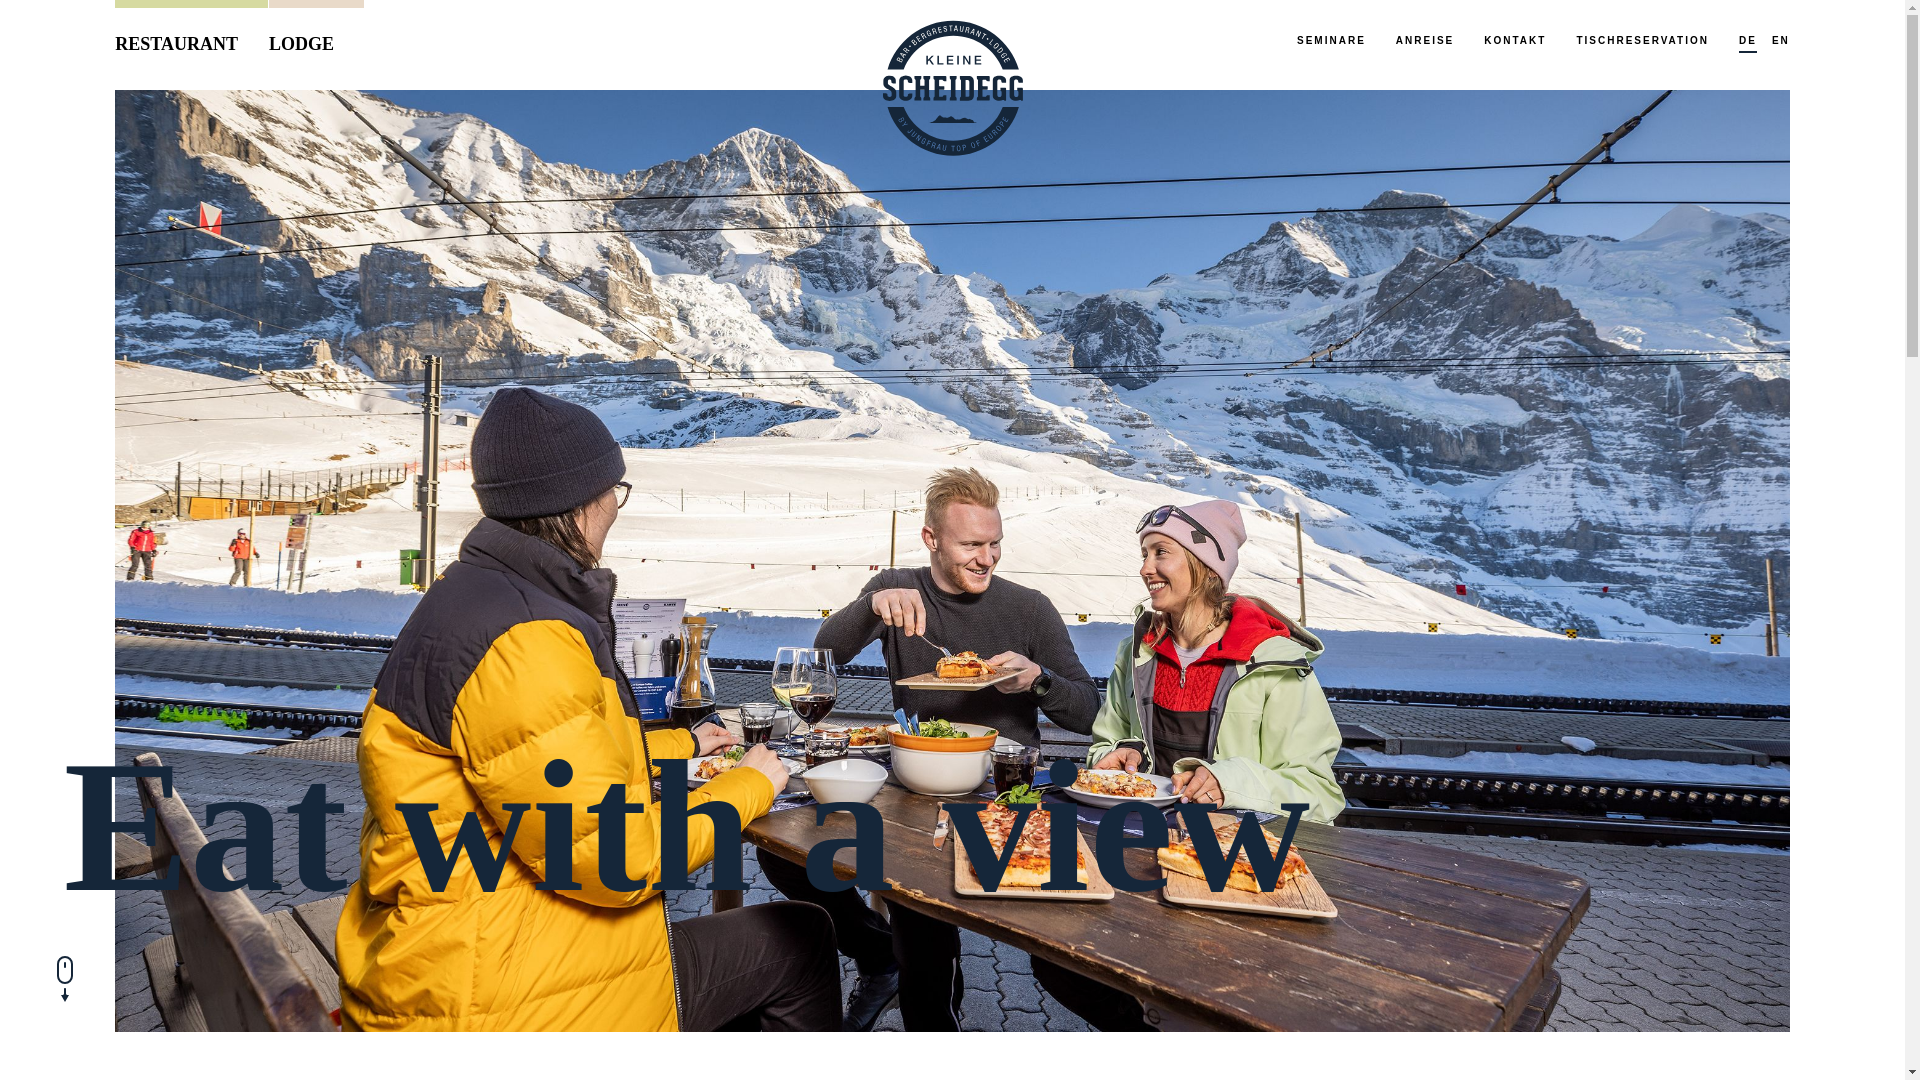  What do you see at coordinates (1737, 41) in the screenshot?
I see `'DE'` at bounding box center [1737, 41].